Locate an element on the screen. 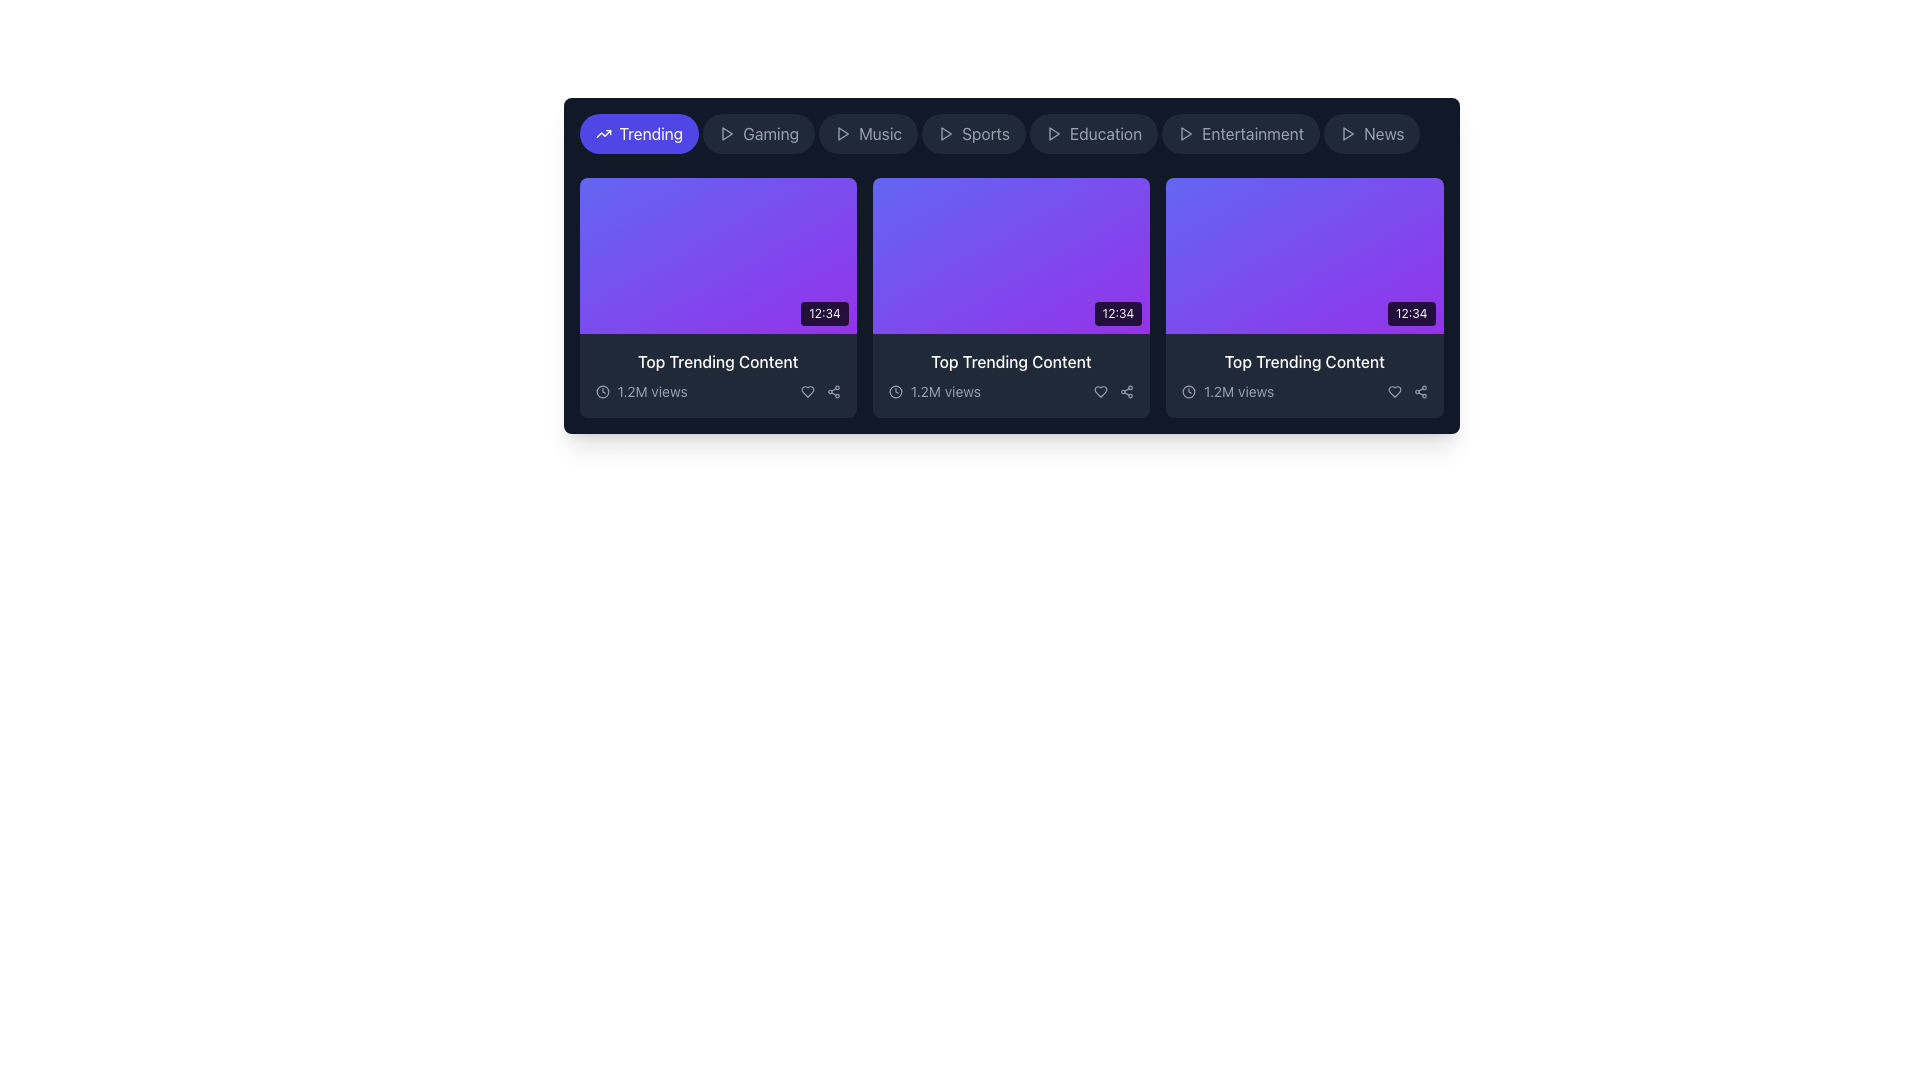  the 'Entertainment' tab in the navigation bar, which is the sixth tab from the left, styled with a gray font color against a dark gray background is located at coordinates (1252, 134).